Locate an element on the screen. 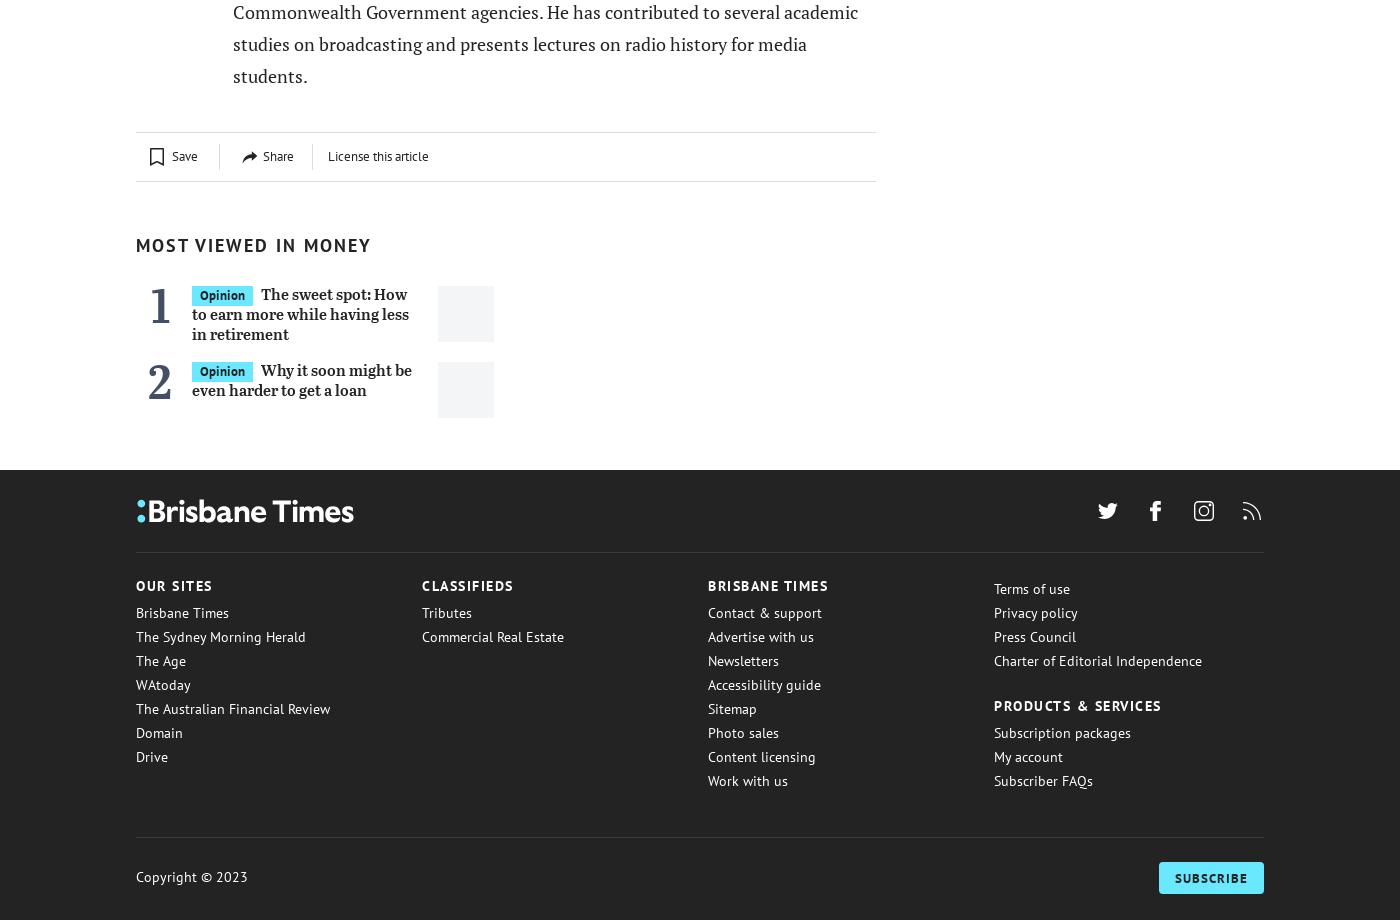 The height and width of the screenshot is (920, 1400). 'Tributes' is located at coordinates (447, 610).